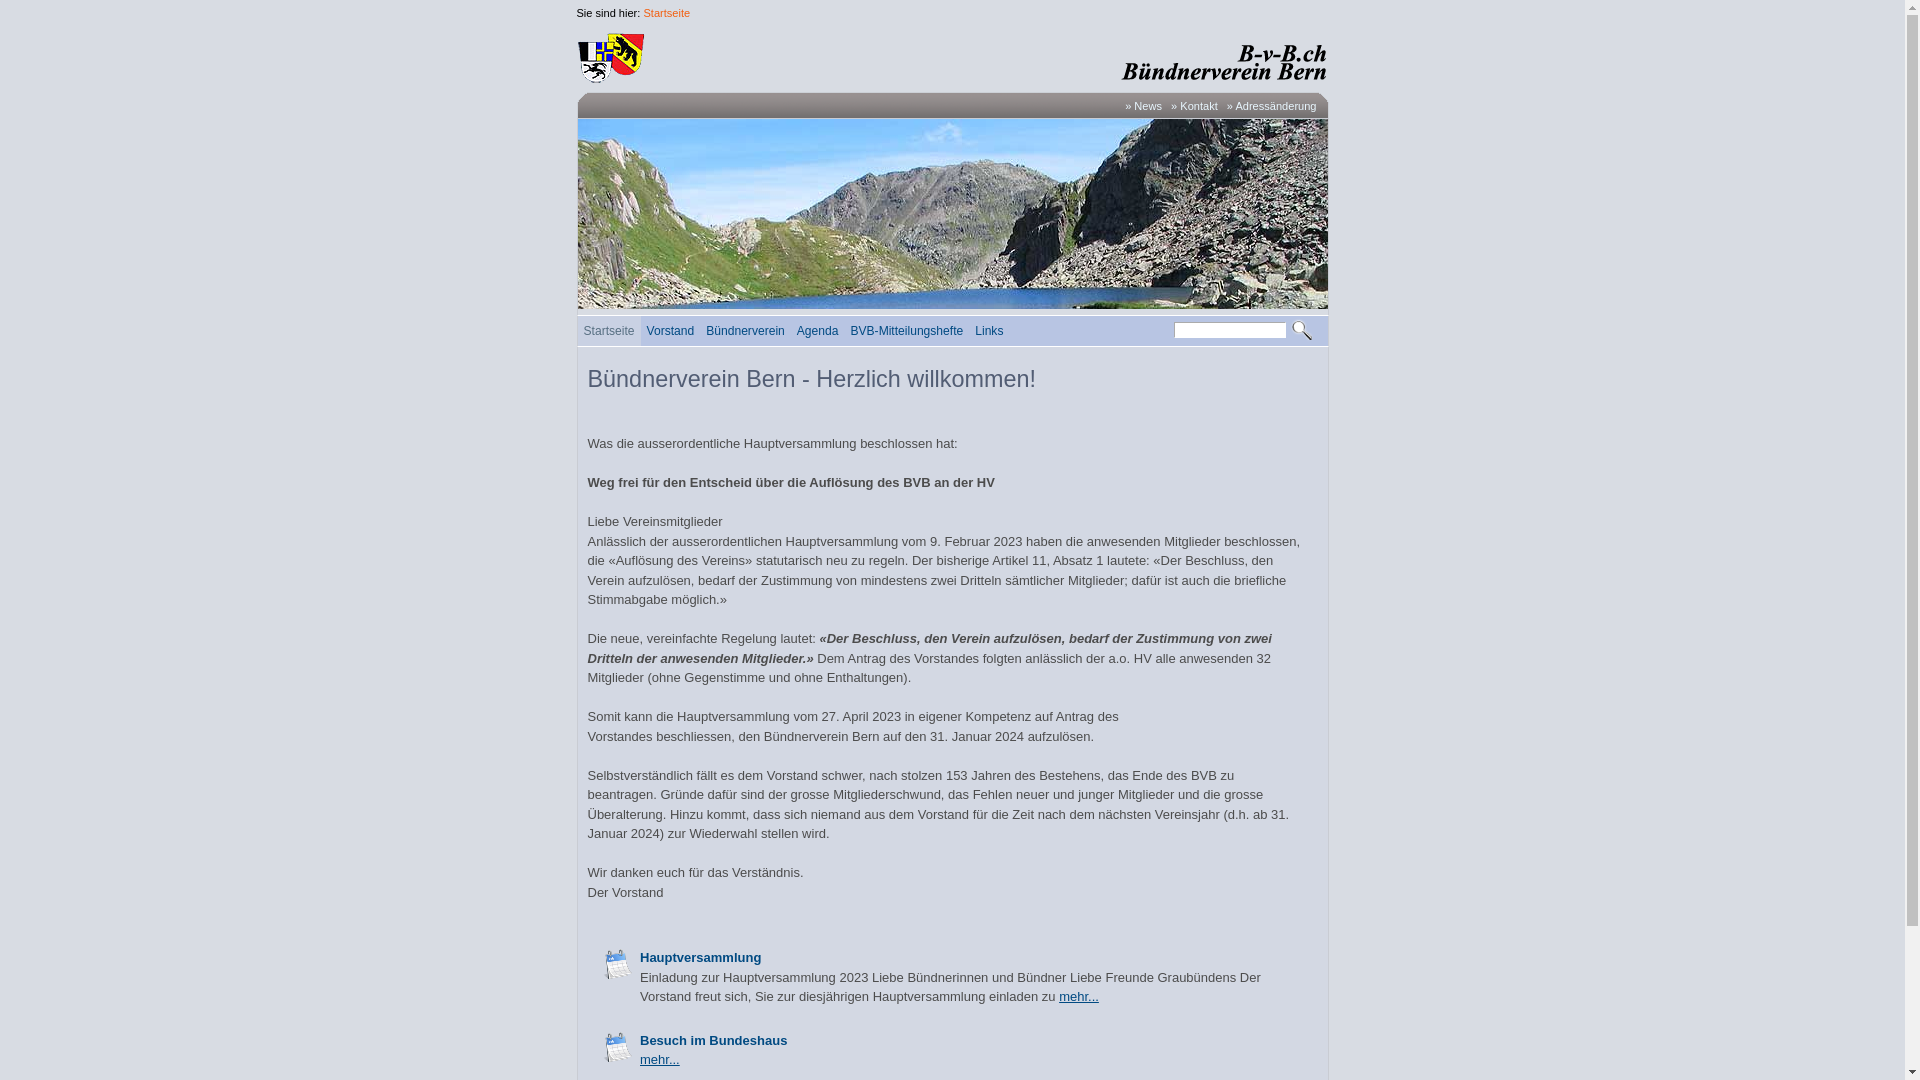 The height and width of the screenshot is (1080, 1920). I want to click on 'mehr...', so click(1078, 996).